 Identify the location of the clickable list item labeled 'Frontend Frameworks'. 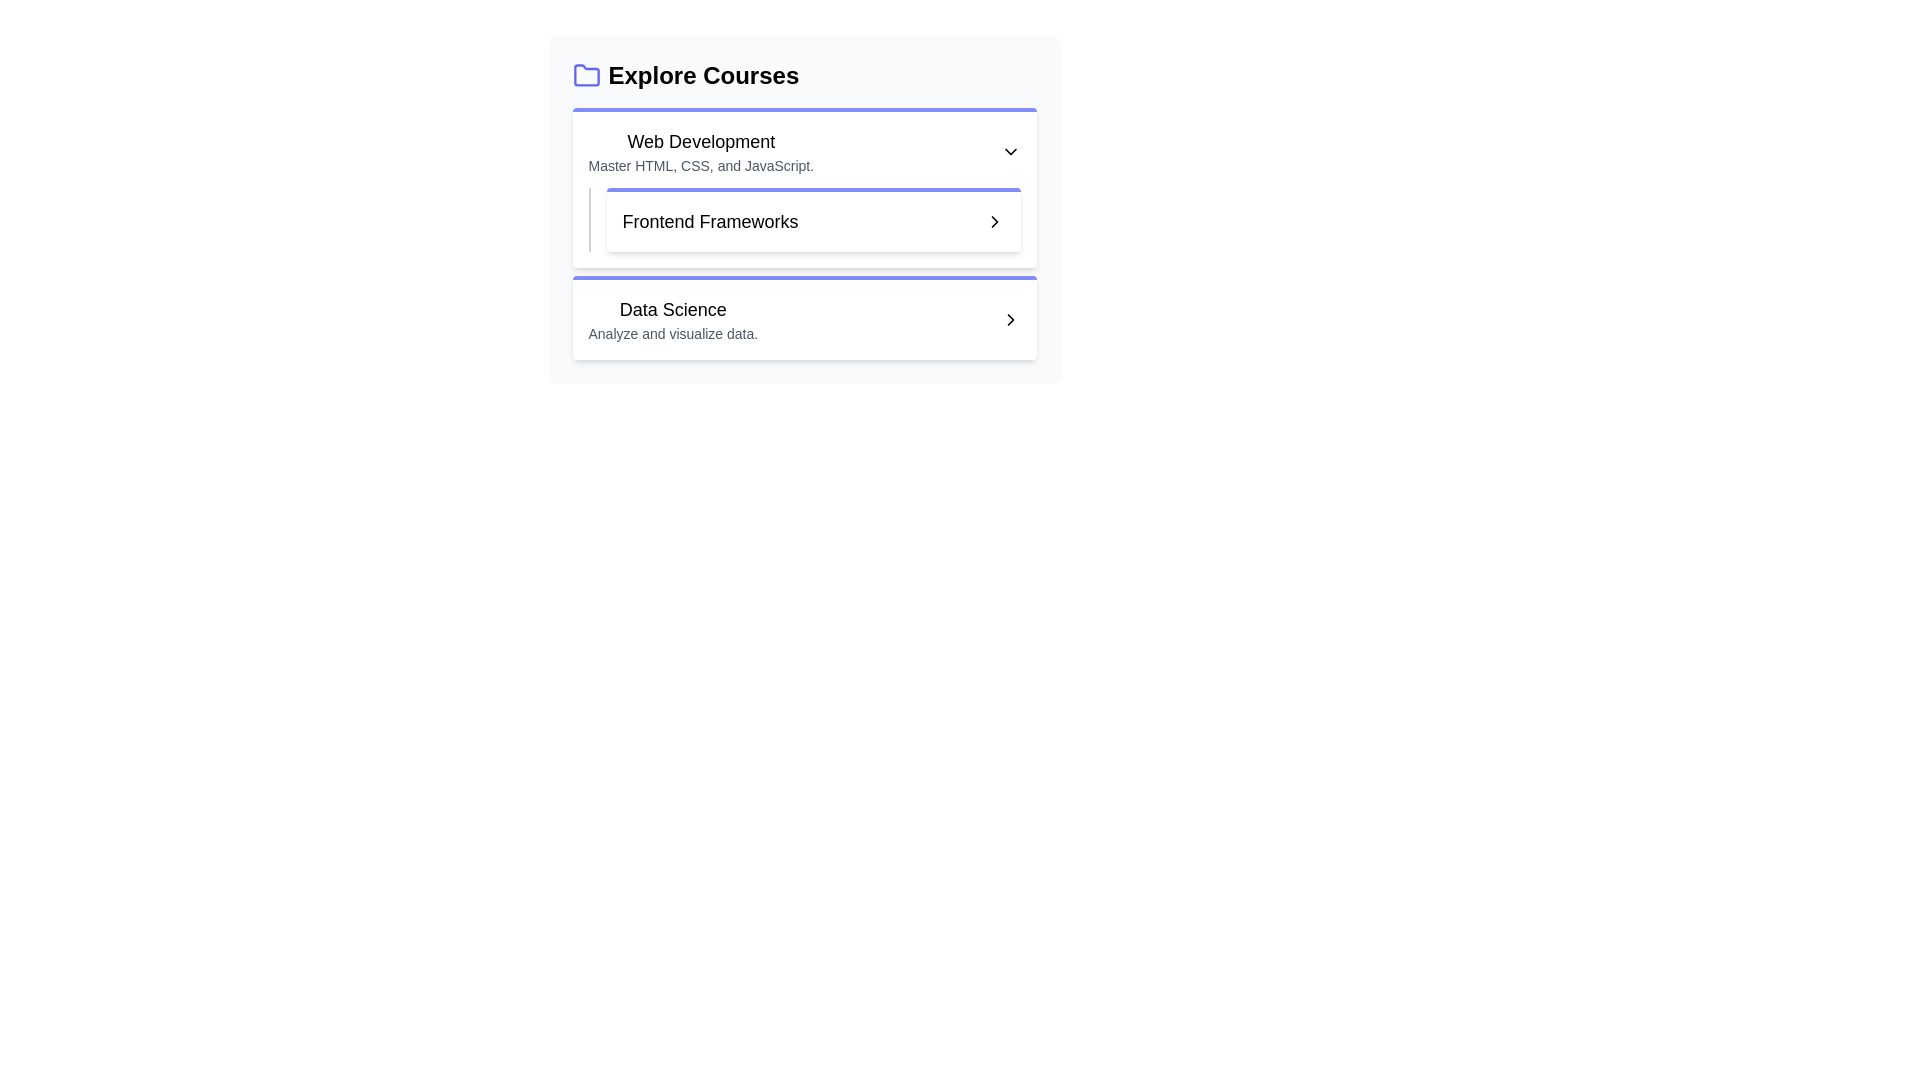
(813, 219).